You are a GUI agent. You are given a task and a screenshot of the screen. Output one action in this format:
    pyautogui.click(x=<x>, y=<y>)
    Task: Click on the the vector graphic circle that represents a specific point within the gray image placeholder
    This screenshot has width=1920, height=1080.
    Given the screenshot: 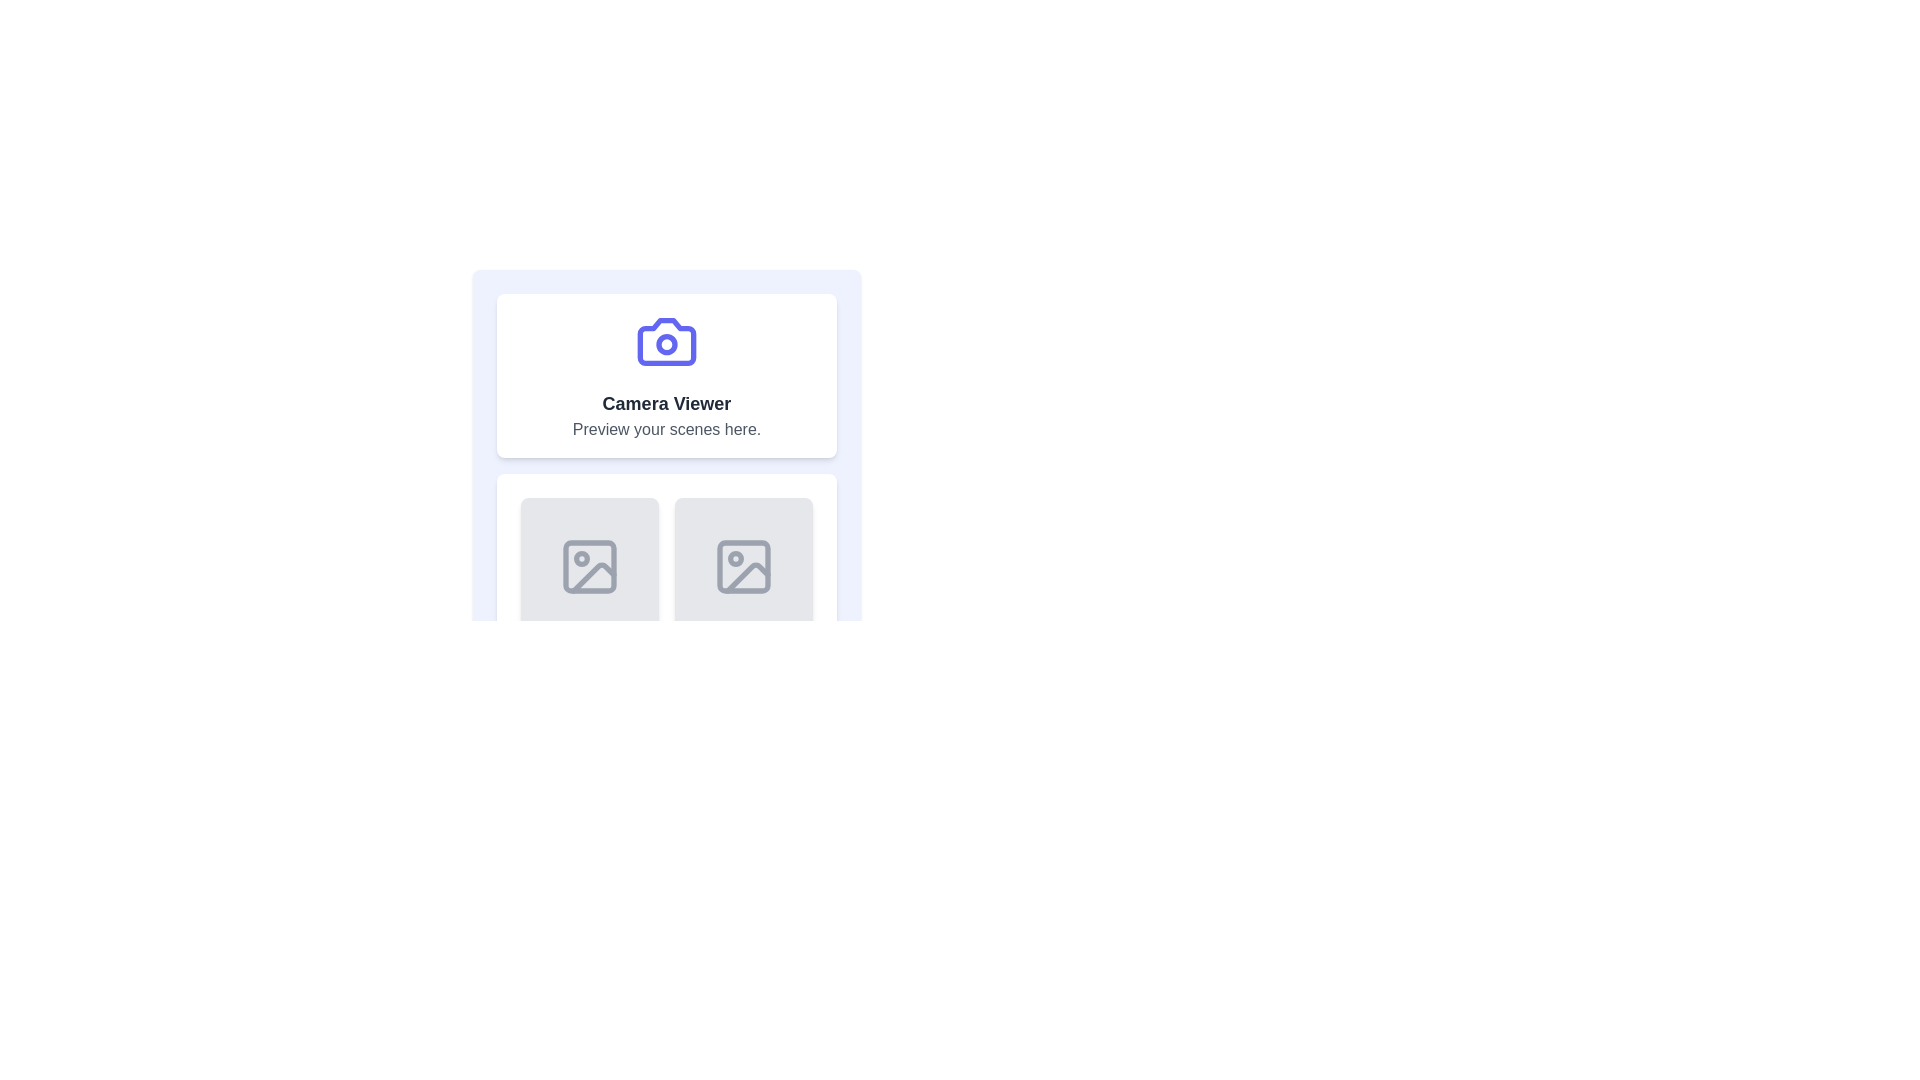 What is the action you would take?
    pyautogui.click(x=580, y=559)
    